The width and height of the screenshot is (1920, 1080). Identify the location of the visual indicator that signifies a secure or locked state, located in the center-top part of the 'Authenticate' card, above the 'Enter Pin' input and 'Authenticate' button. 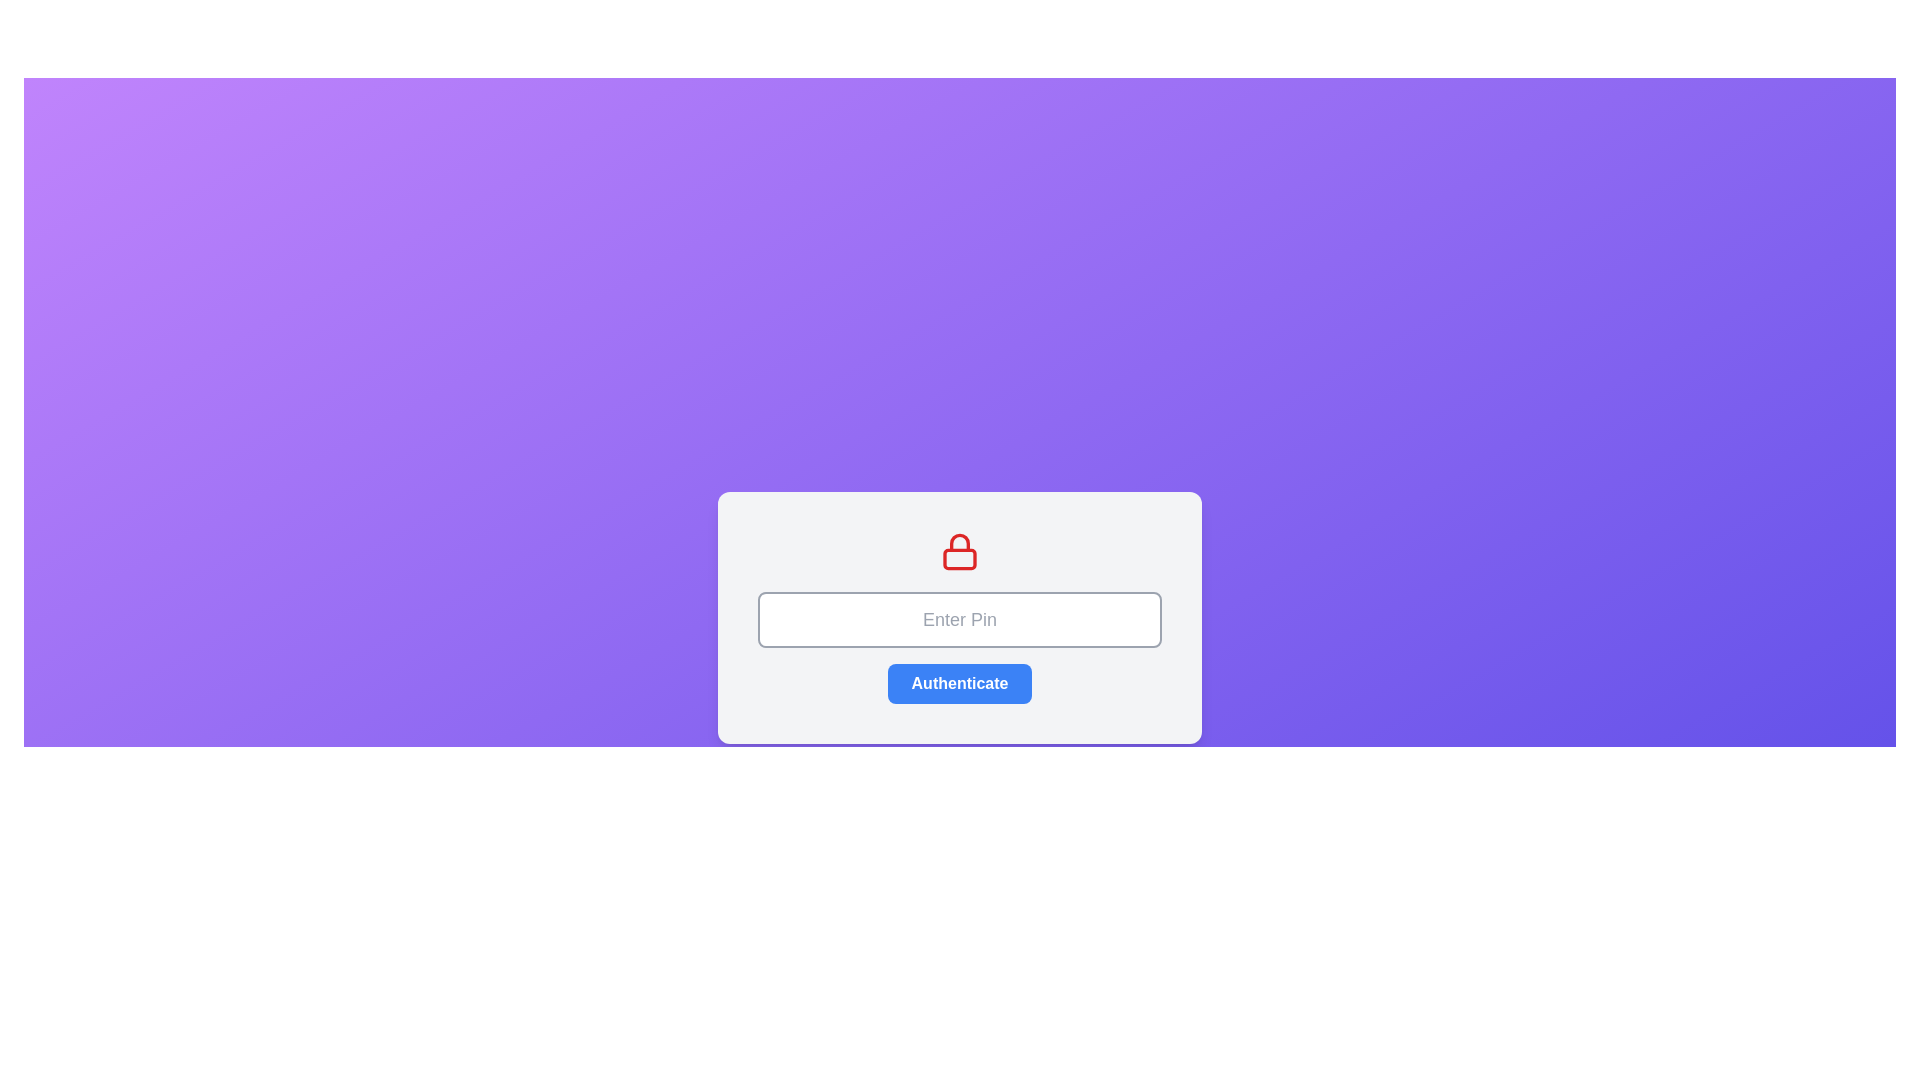
(960, 551).